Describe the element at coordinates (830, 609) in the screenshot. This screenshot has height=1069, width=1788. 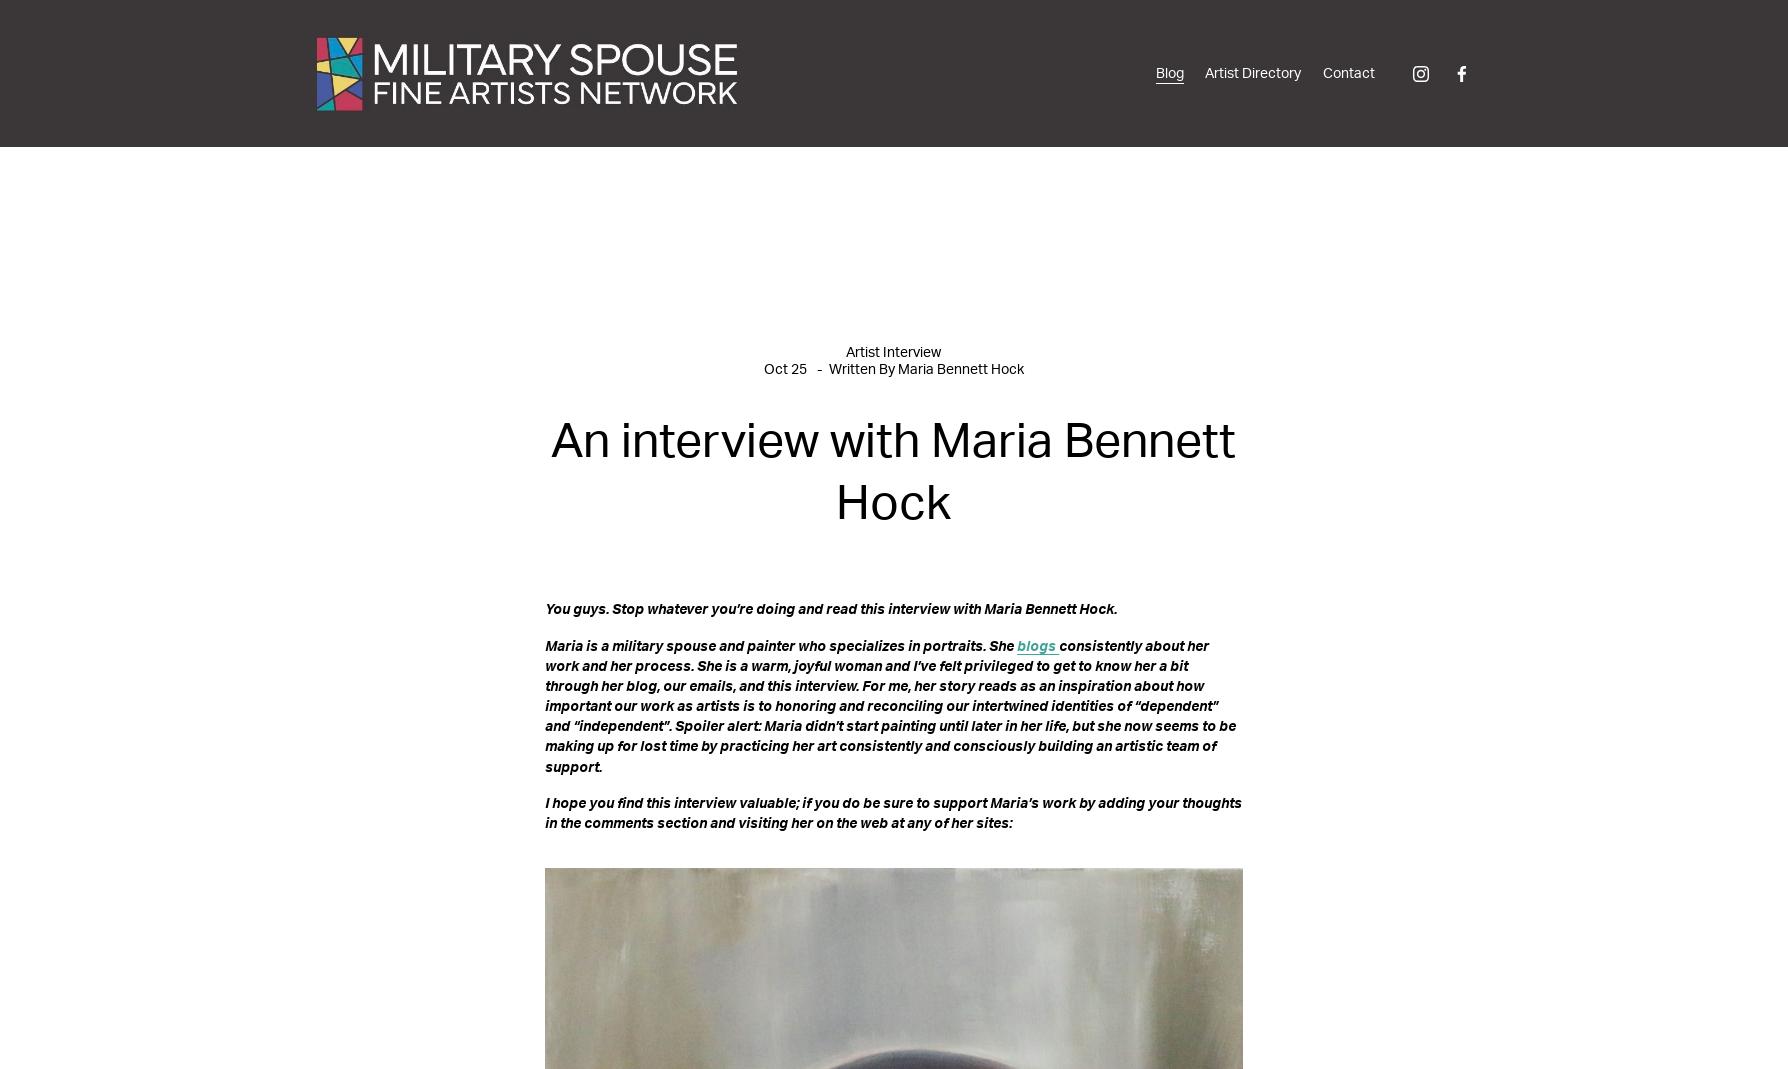
I see `'You guys. Stop whatever you’re doing and read this interview with Maria Bennett Hock.'` at that location.